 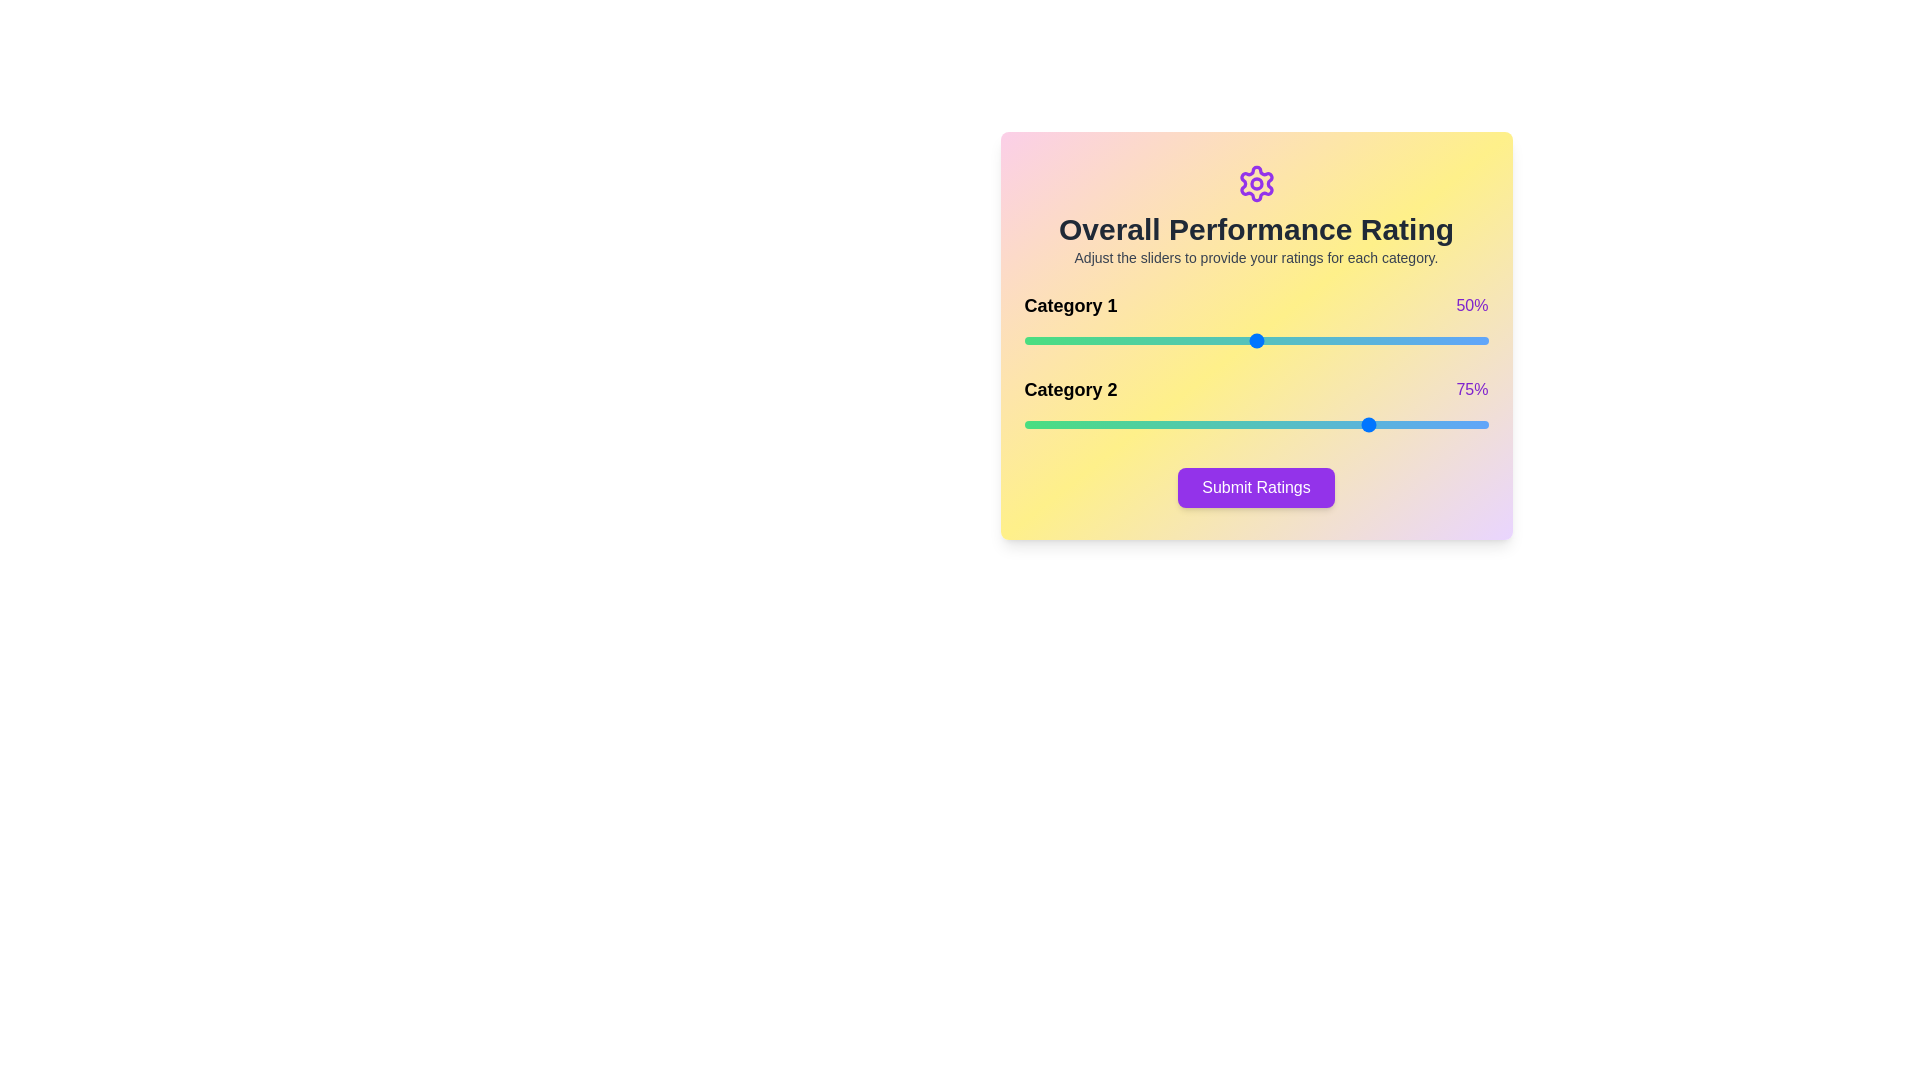 I want to click on 'Submit Ratings' button to submit the ratings, so click(x=1255, y=488).